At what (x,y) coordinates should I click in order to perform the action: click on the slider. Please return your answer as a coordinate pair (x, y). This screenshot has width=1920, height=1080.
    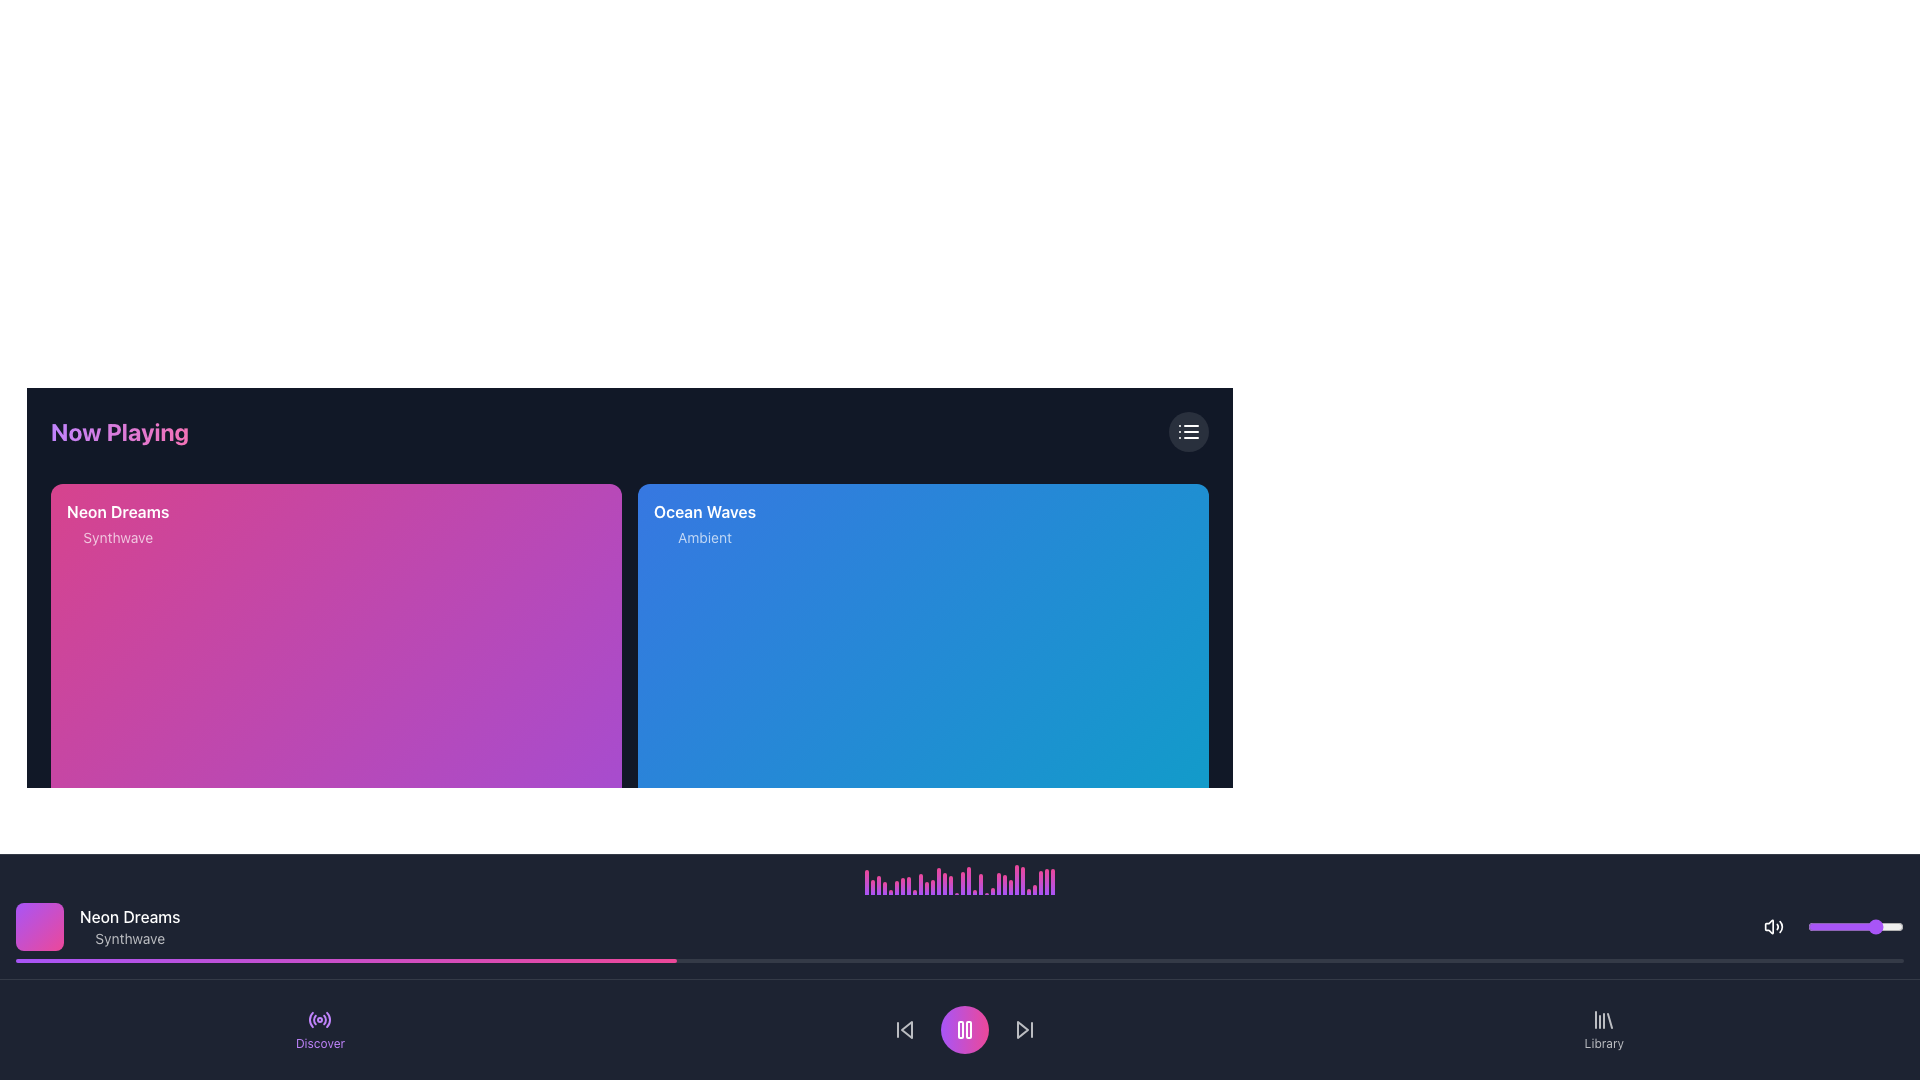
    Looking at the image, I should click on (1879, 926).